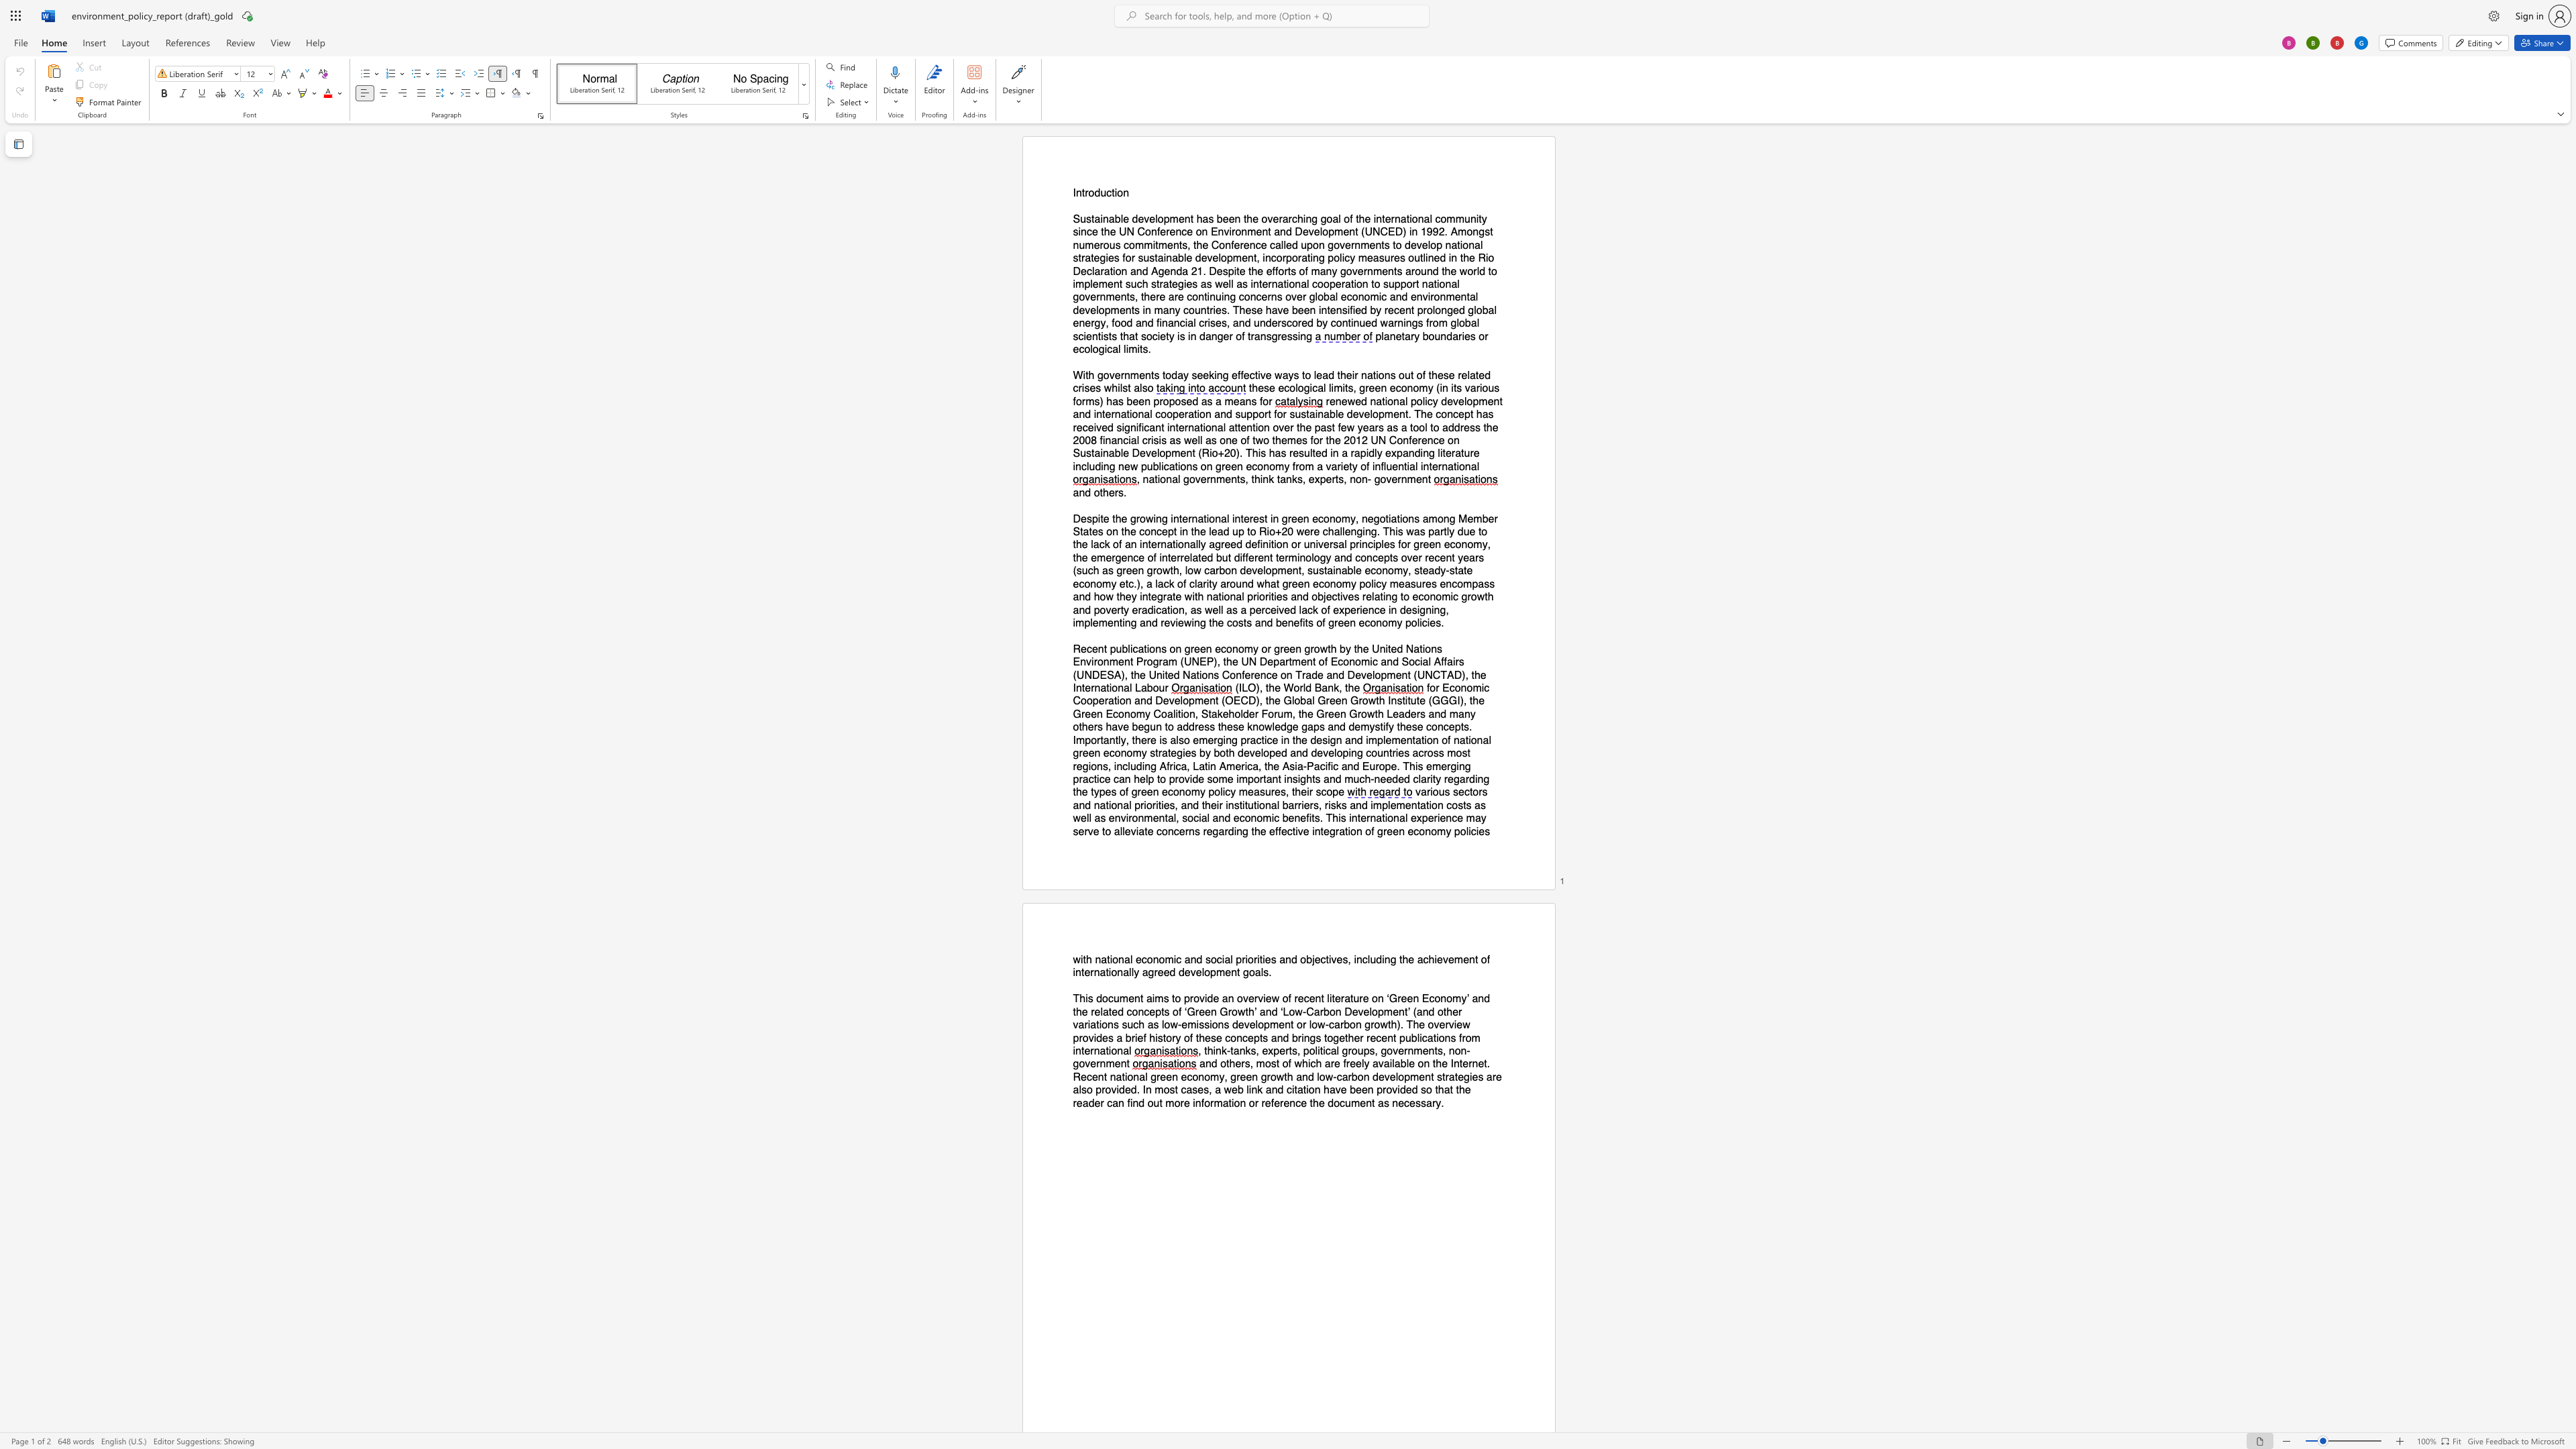 The height and width of the screenshot is (1449, 2576). I want to click on the 8th character "v" in the text, so click(1087, 309).